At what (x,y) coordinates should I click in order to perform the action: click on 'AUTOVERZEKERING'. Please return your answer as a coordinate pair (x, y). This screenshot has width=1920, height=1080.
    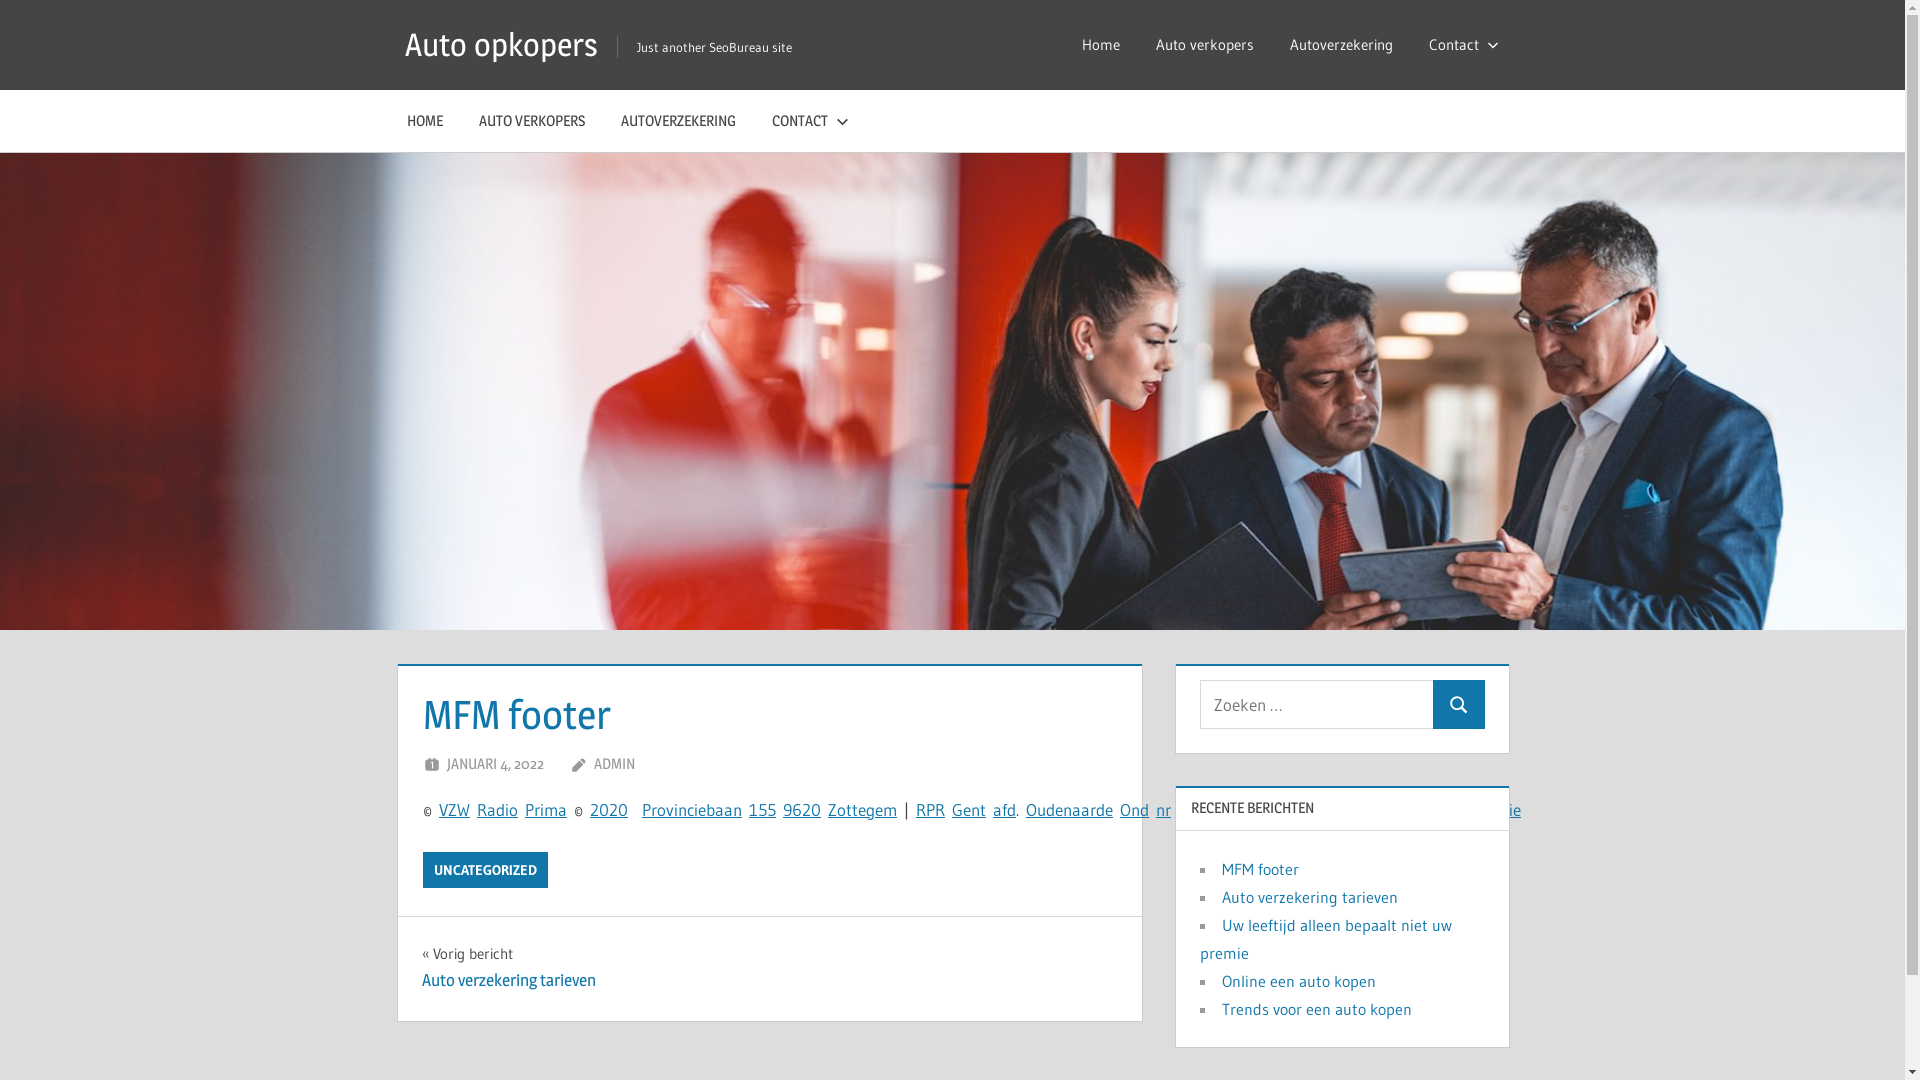
    Looking at the image, I should click on (602, 120).